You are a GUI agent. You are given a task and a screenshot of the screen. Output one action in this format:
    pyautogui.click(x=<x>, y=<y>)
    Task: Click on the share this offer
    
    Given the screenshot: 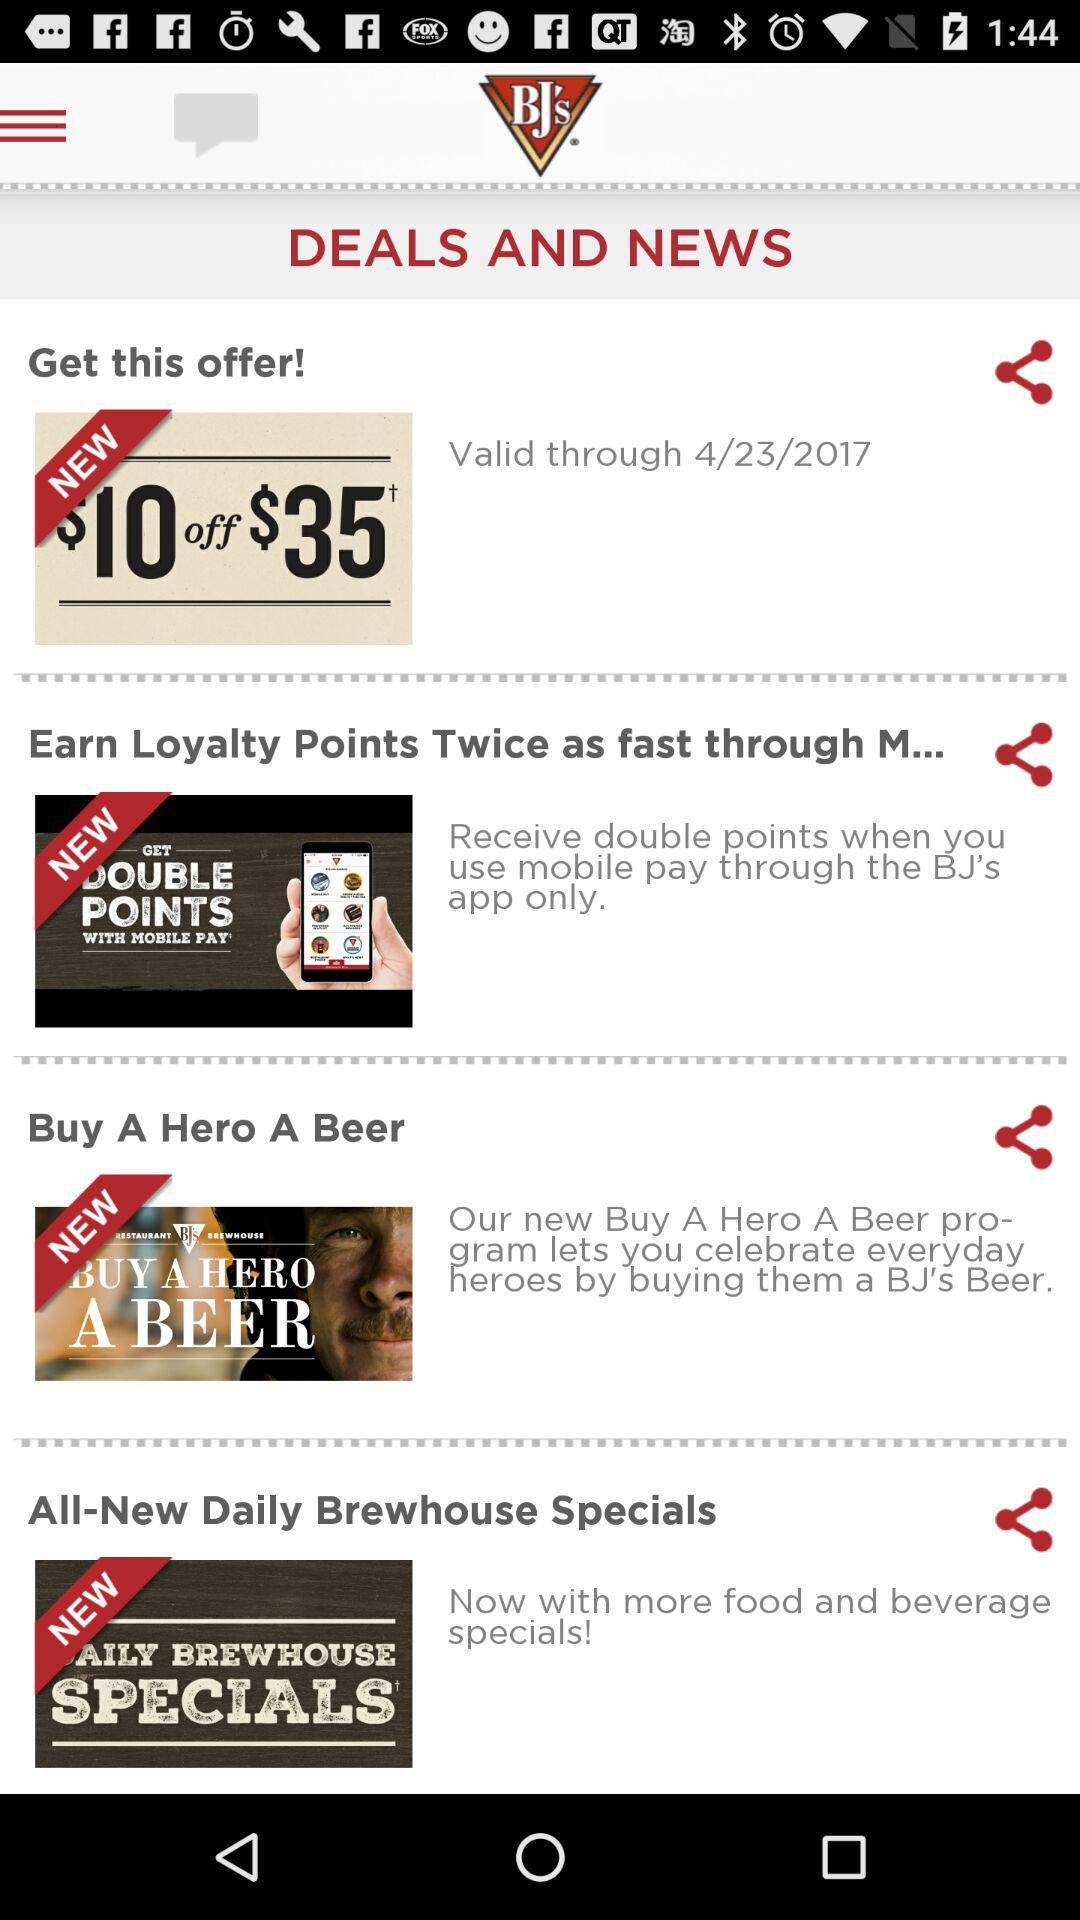 What is the action you would take?
    pyautogui.click(x=1024, y=372)
    